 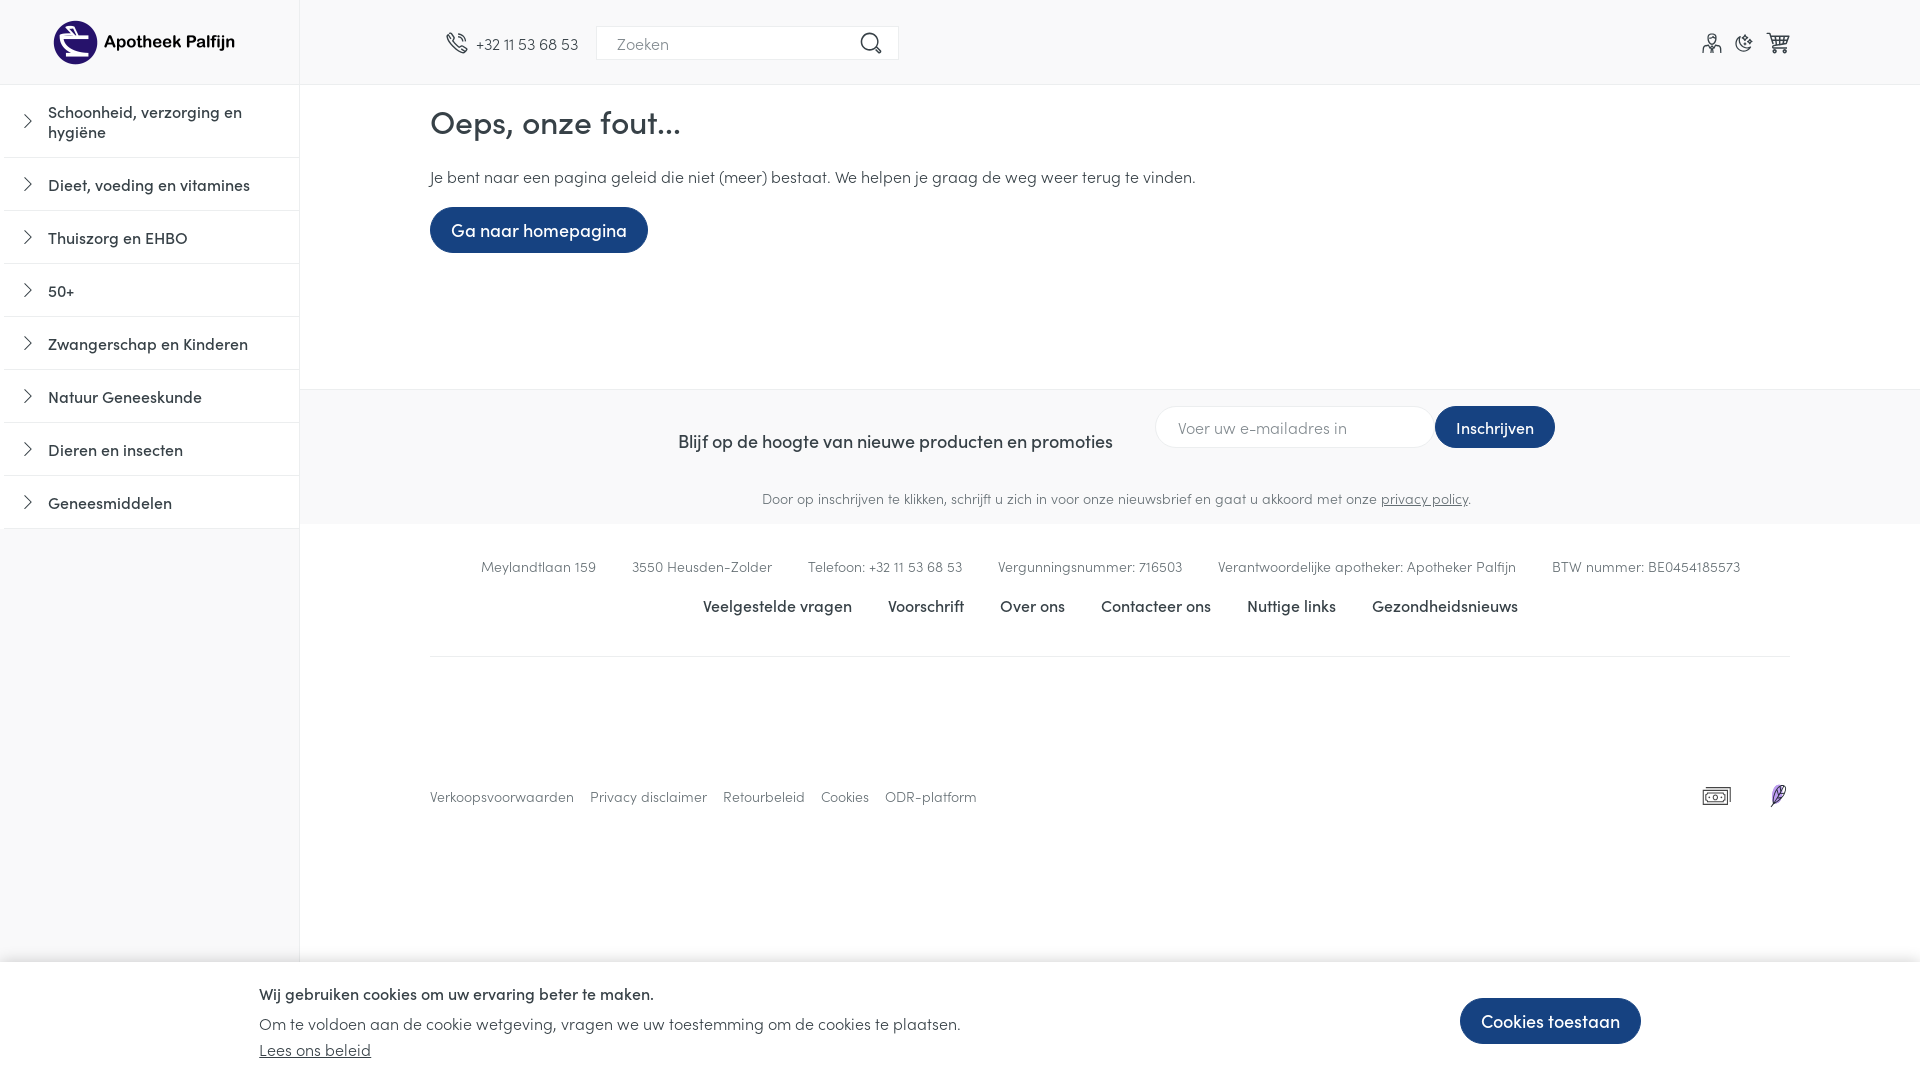 What do you see at coordinates (820, 794) in the screenshot?
I see `'Cookies'` at bounding box center [820, 794].